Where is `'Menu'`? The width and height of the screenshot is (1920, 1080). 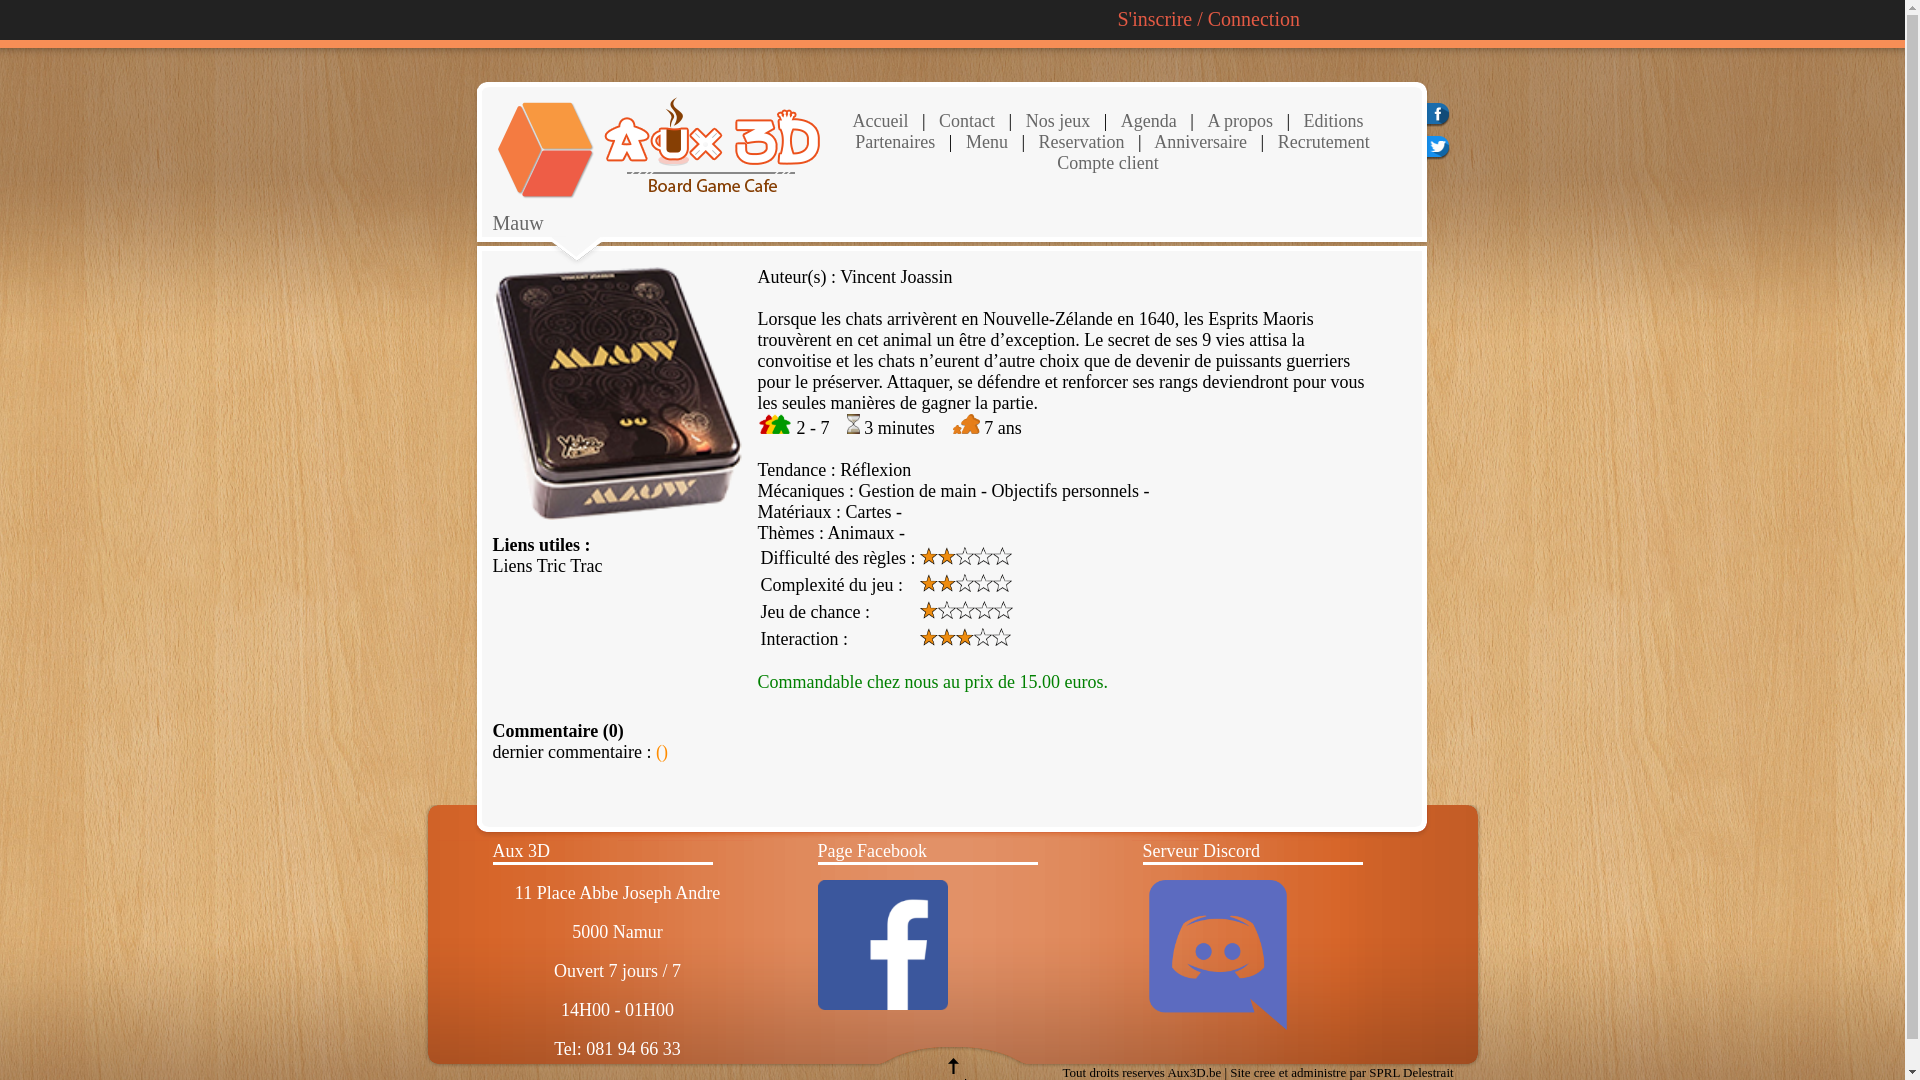
'Menu' is located at coordinates (987, 141).